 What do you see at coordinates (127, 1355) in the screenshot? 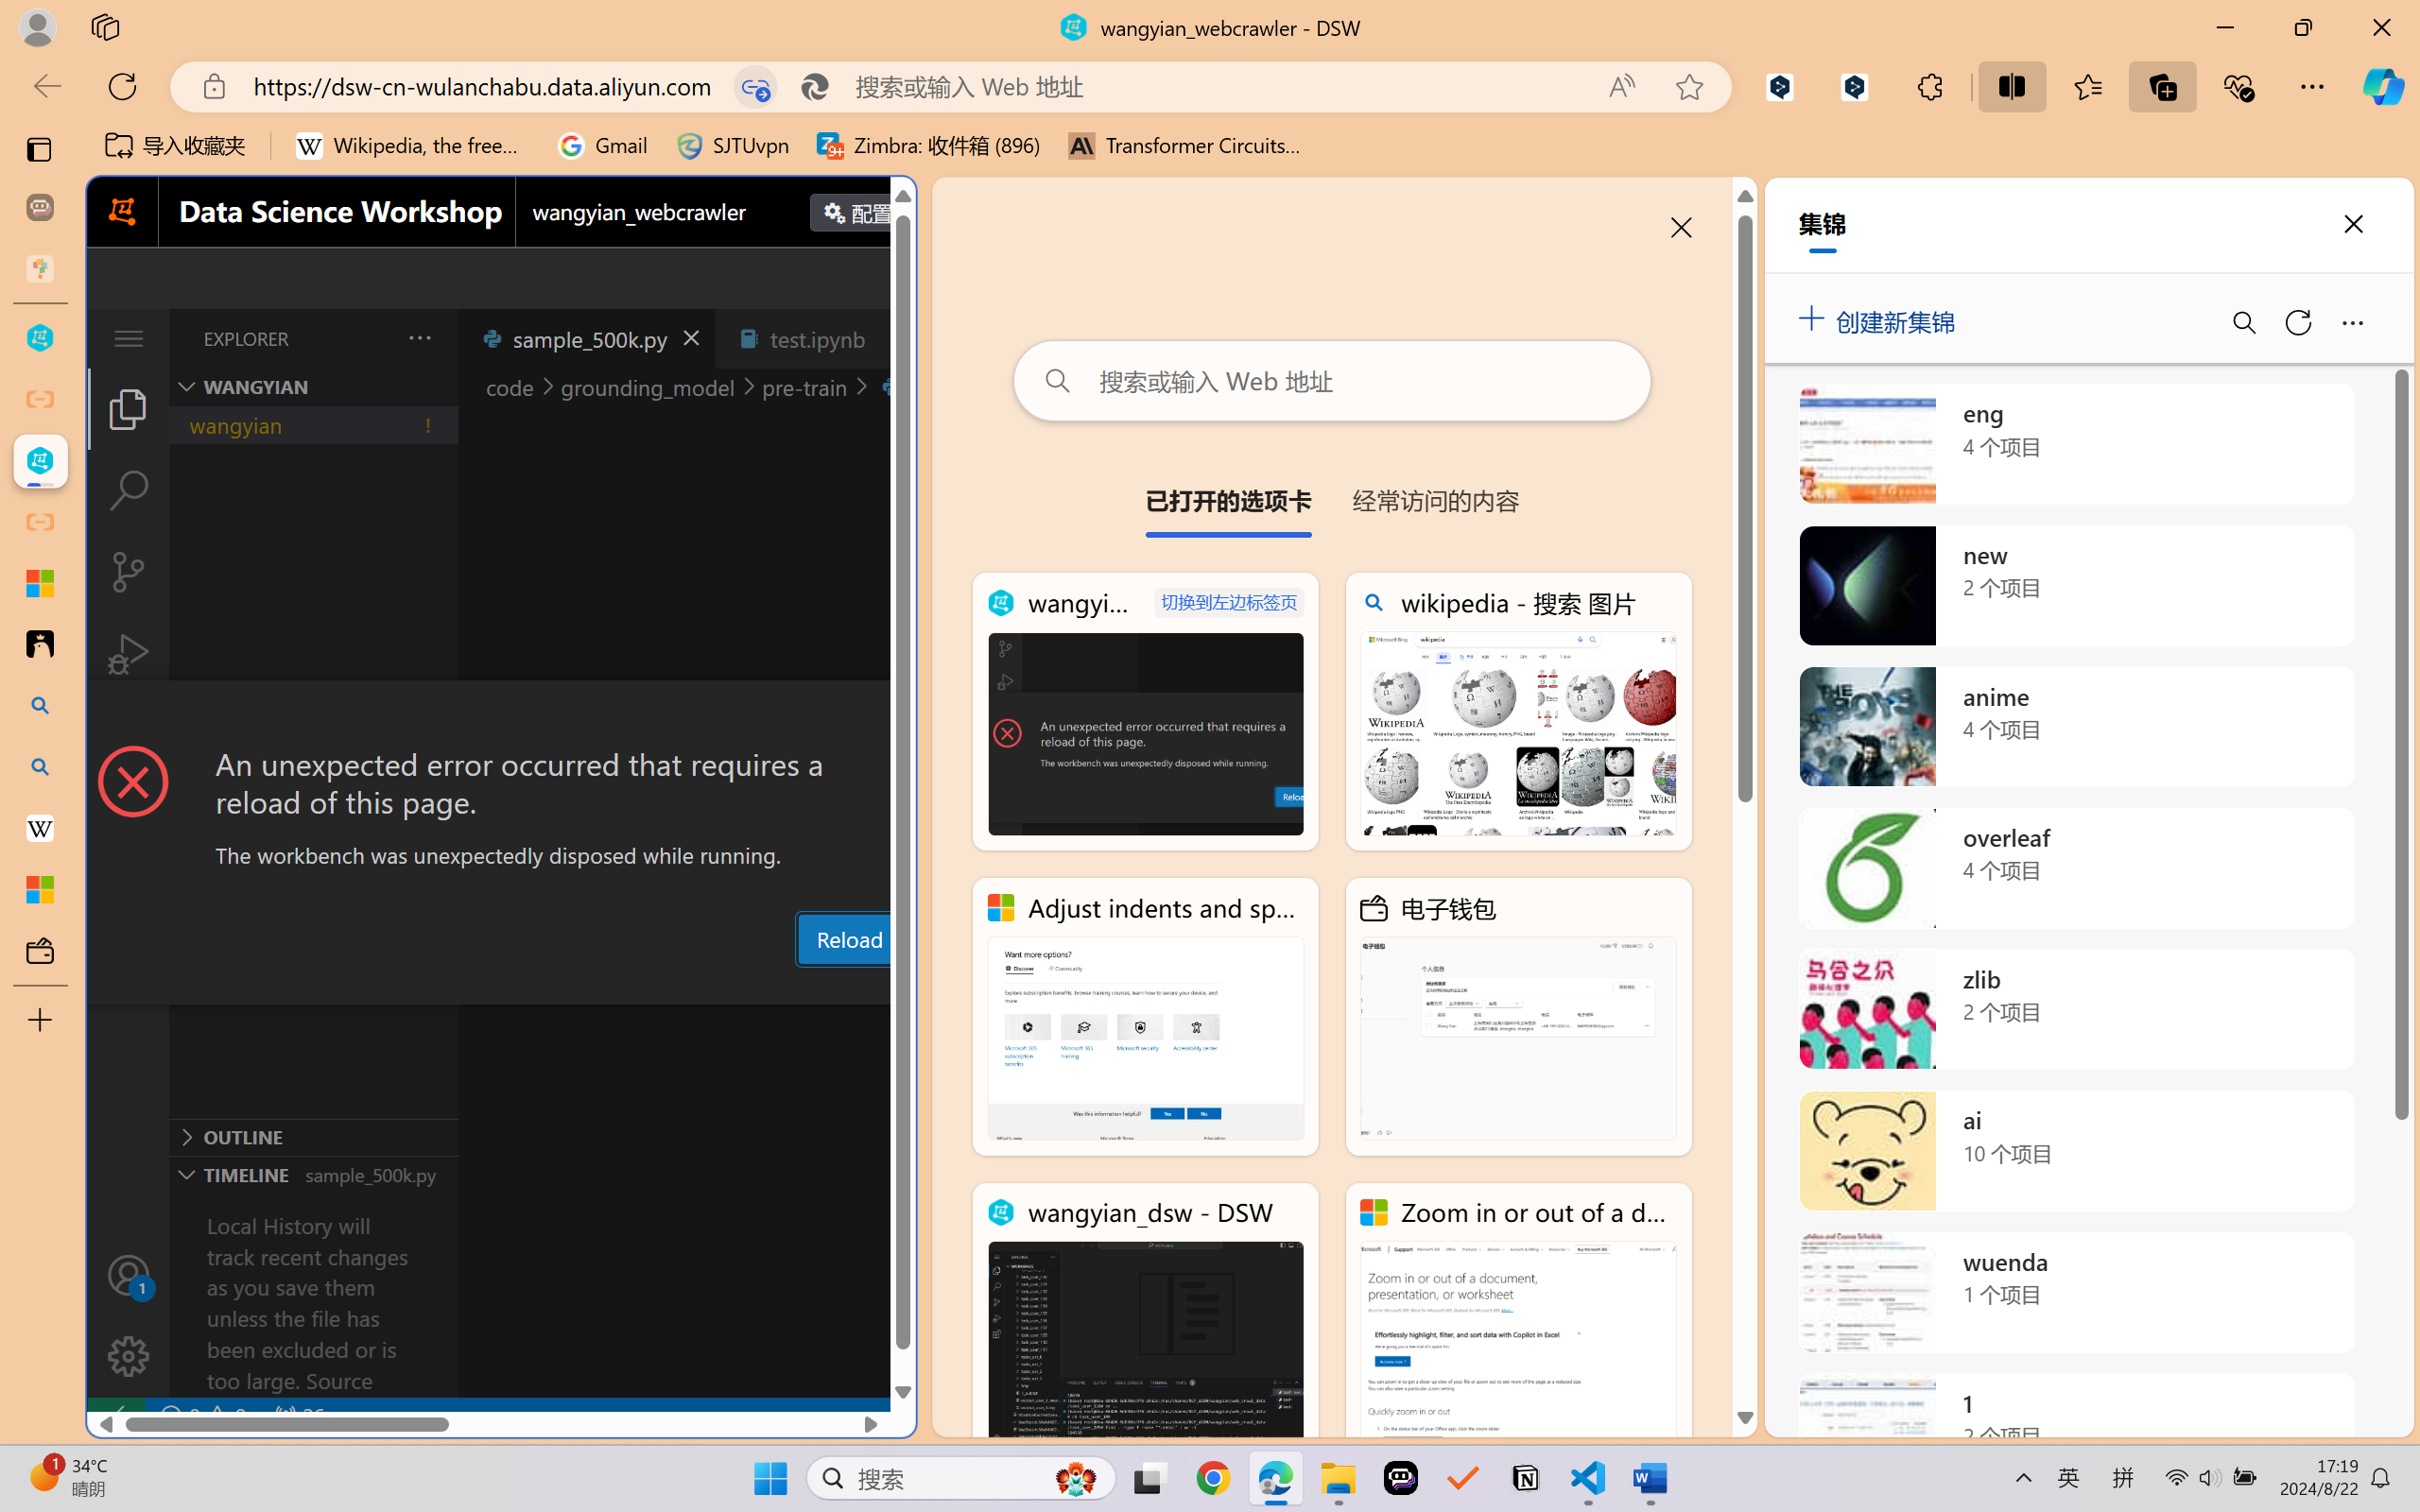
I see `'Manage'` at bounding box center [127, 1355].